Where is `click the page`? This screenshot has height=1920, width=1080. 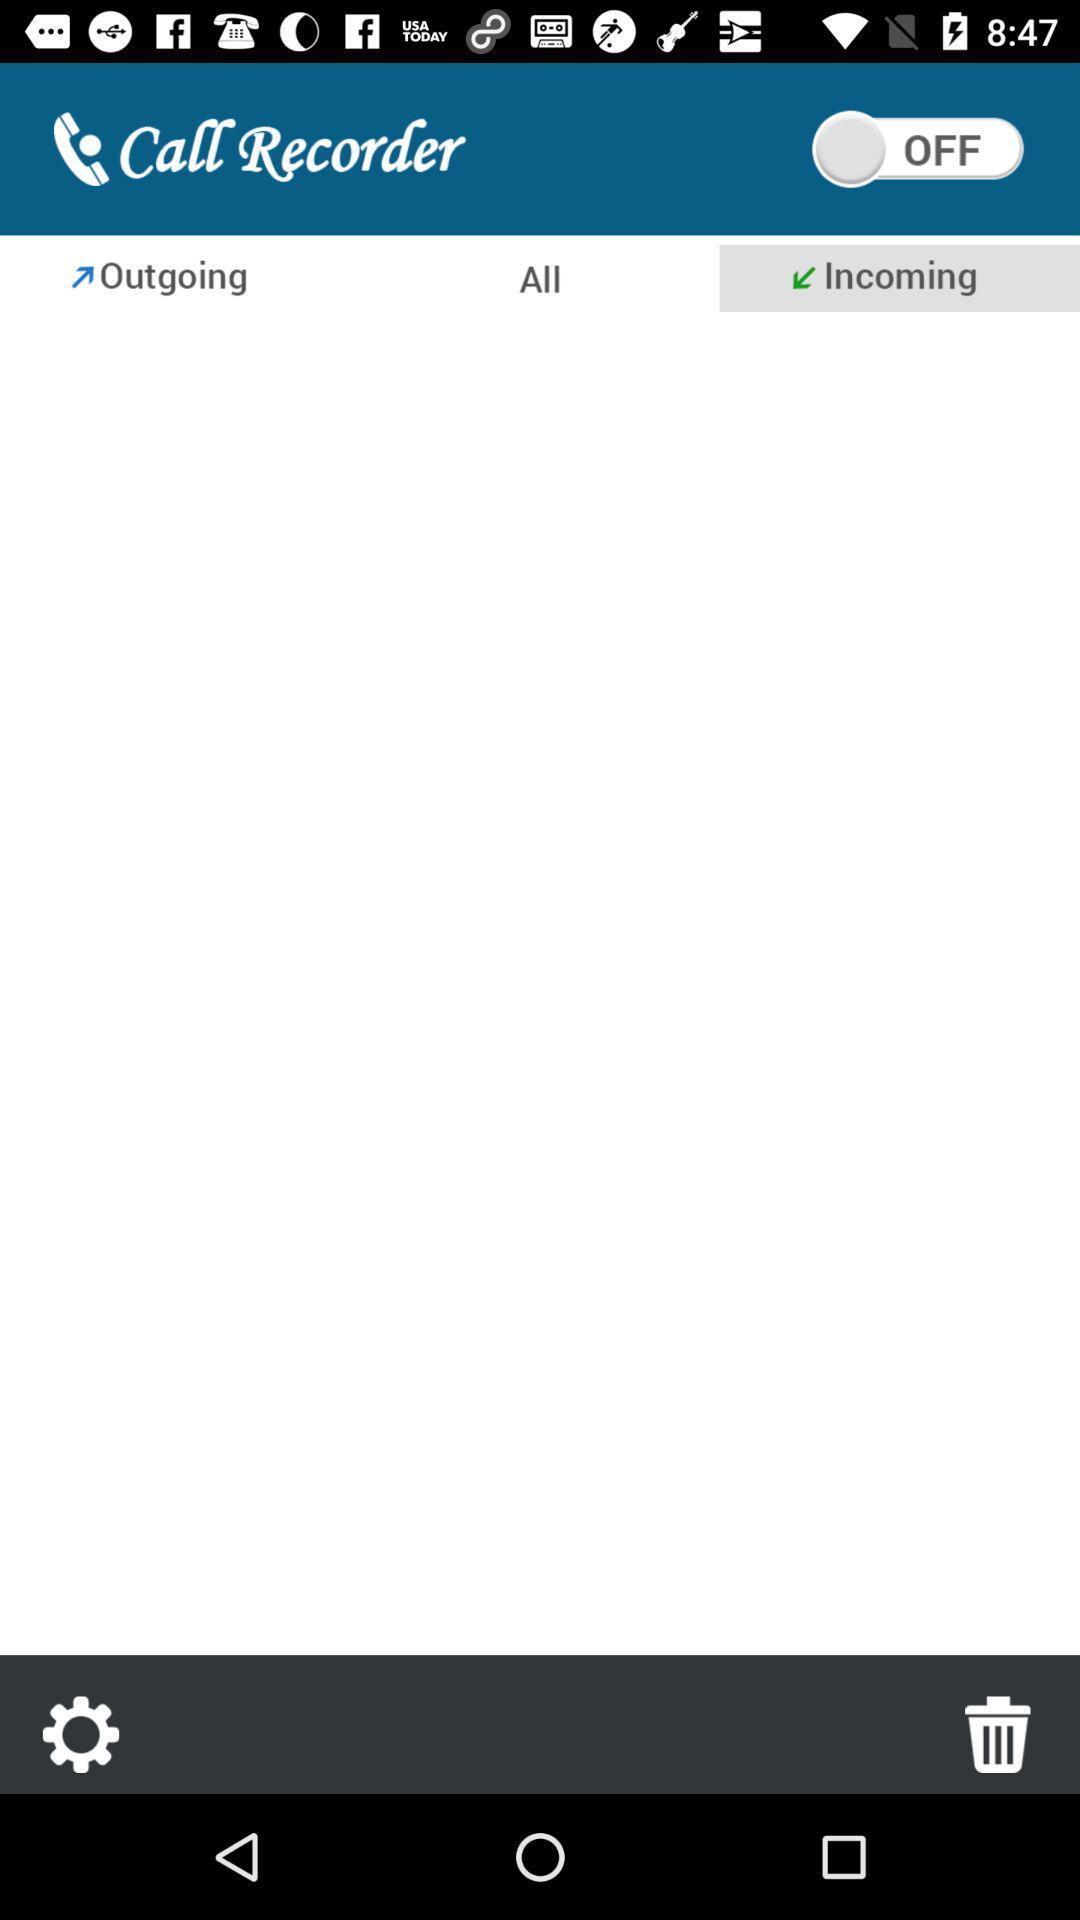 click the page is located at coordinates (540, 988).